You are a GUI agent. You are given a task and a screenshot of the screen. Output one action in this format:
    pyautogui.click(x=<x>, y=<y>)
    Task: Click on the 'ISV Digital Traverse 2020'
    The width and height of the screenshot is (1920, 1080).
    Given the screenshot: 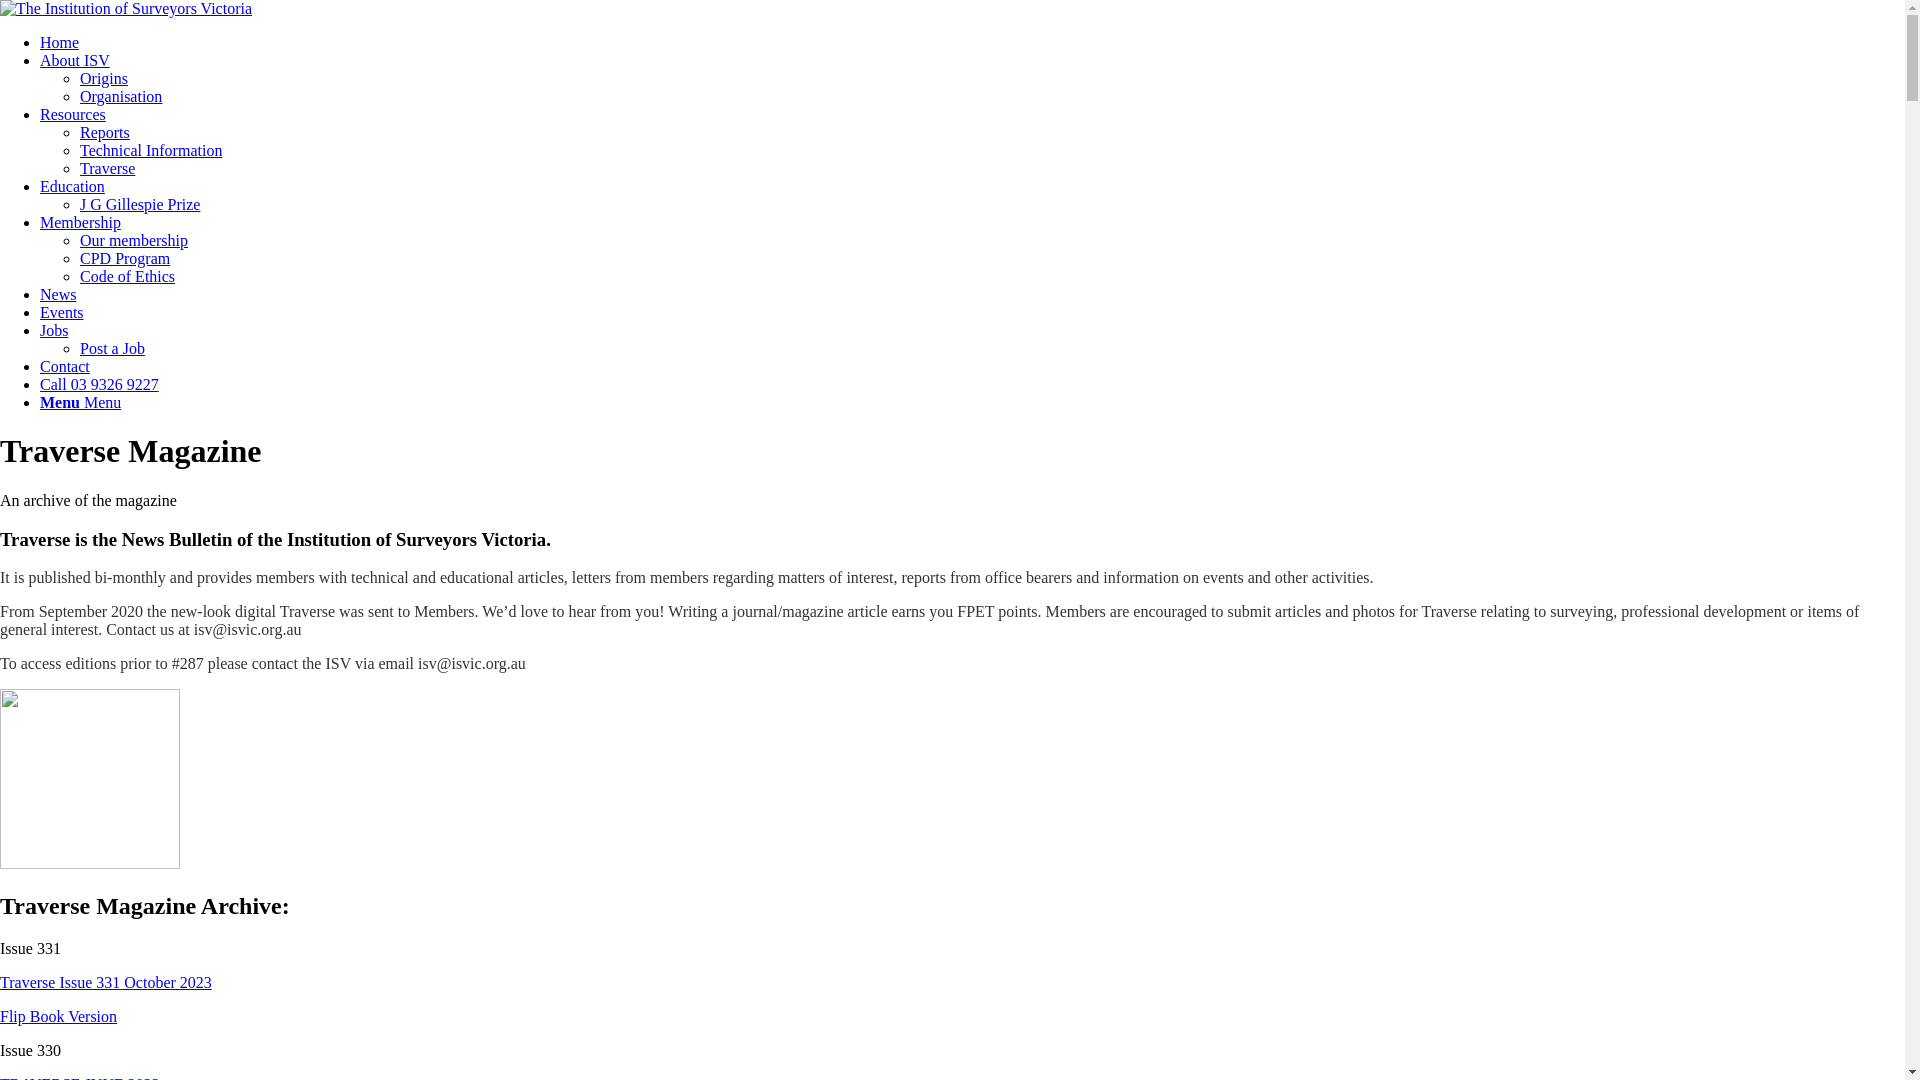 What is the action you would take?
    pyautogui.click(x=89, y=778)
    